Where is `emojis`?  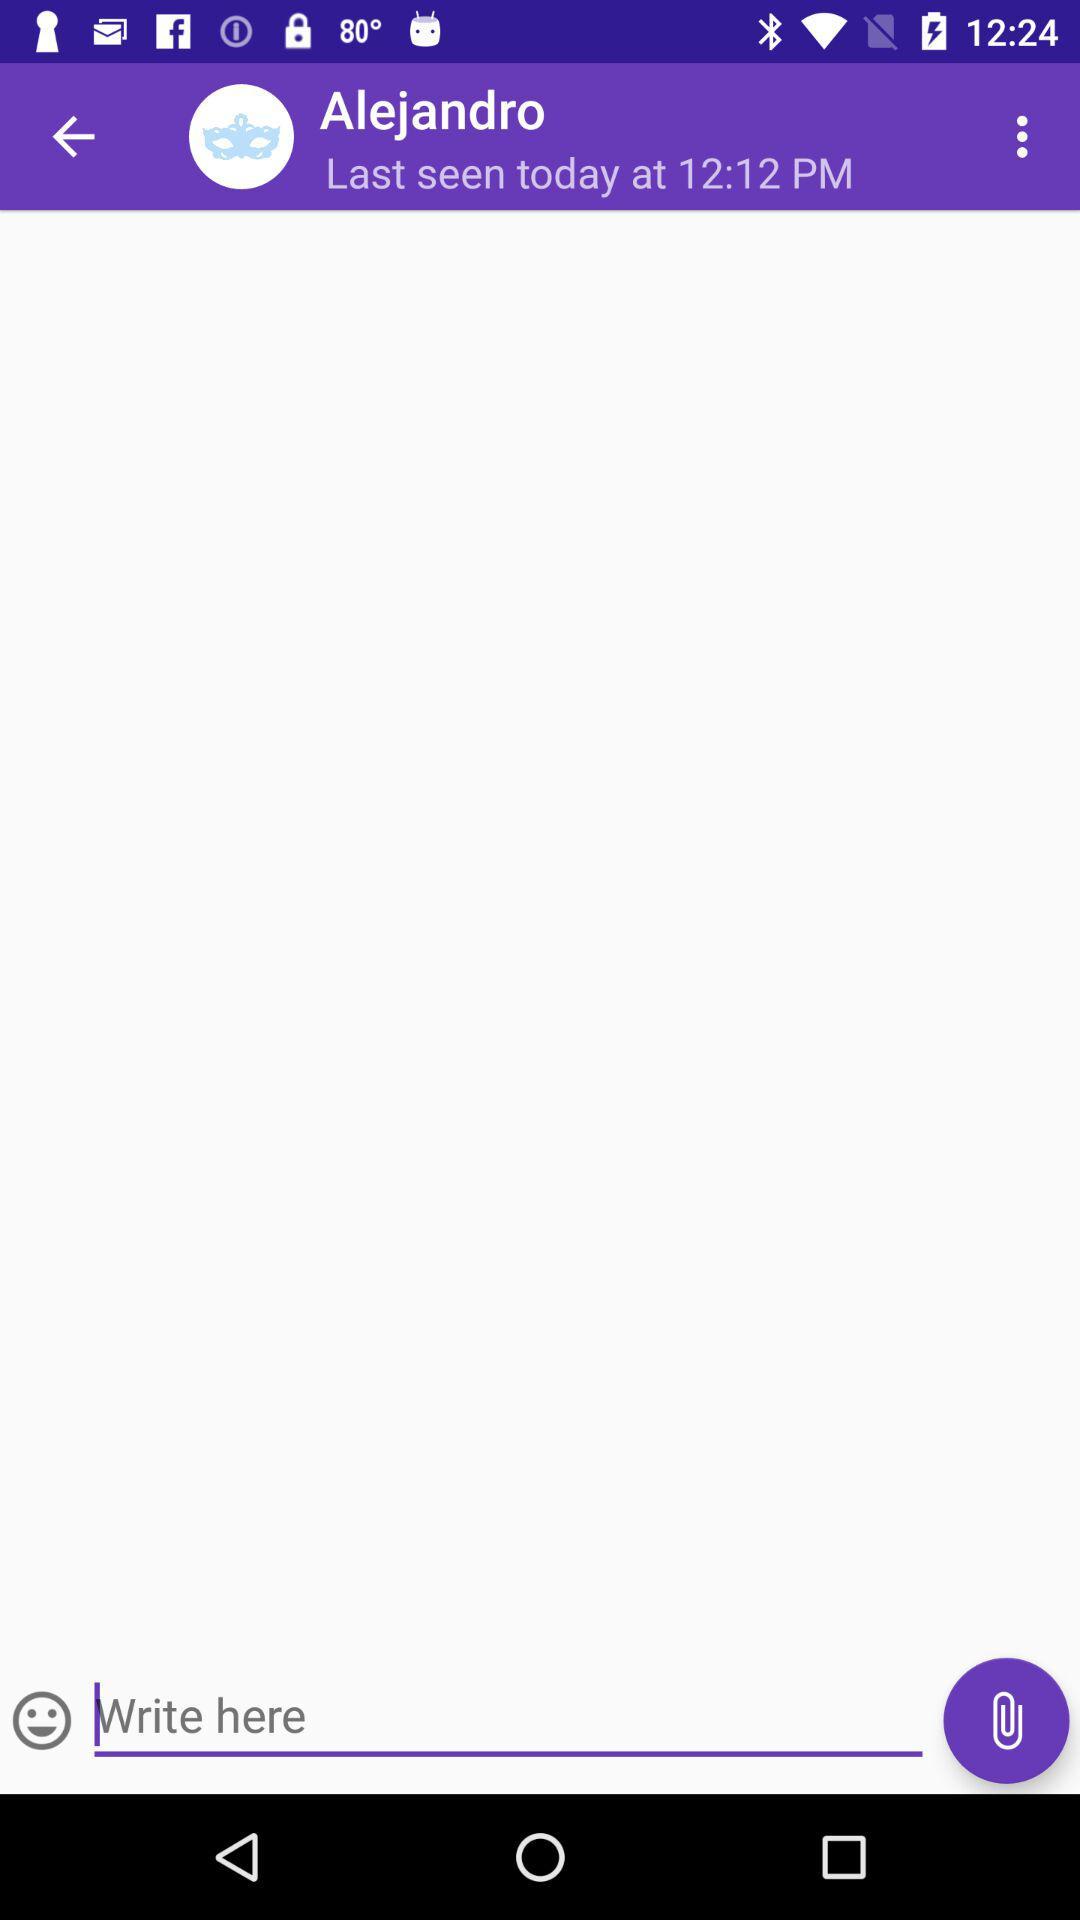
emojis is located at coordinates (42, 1719).